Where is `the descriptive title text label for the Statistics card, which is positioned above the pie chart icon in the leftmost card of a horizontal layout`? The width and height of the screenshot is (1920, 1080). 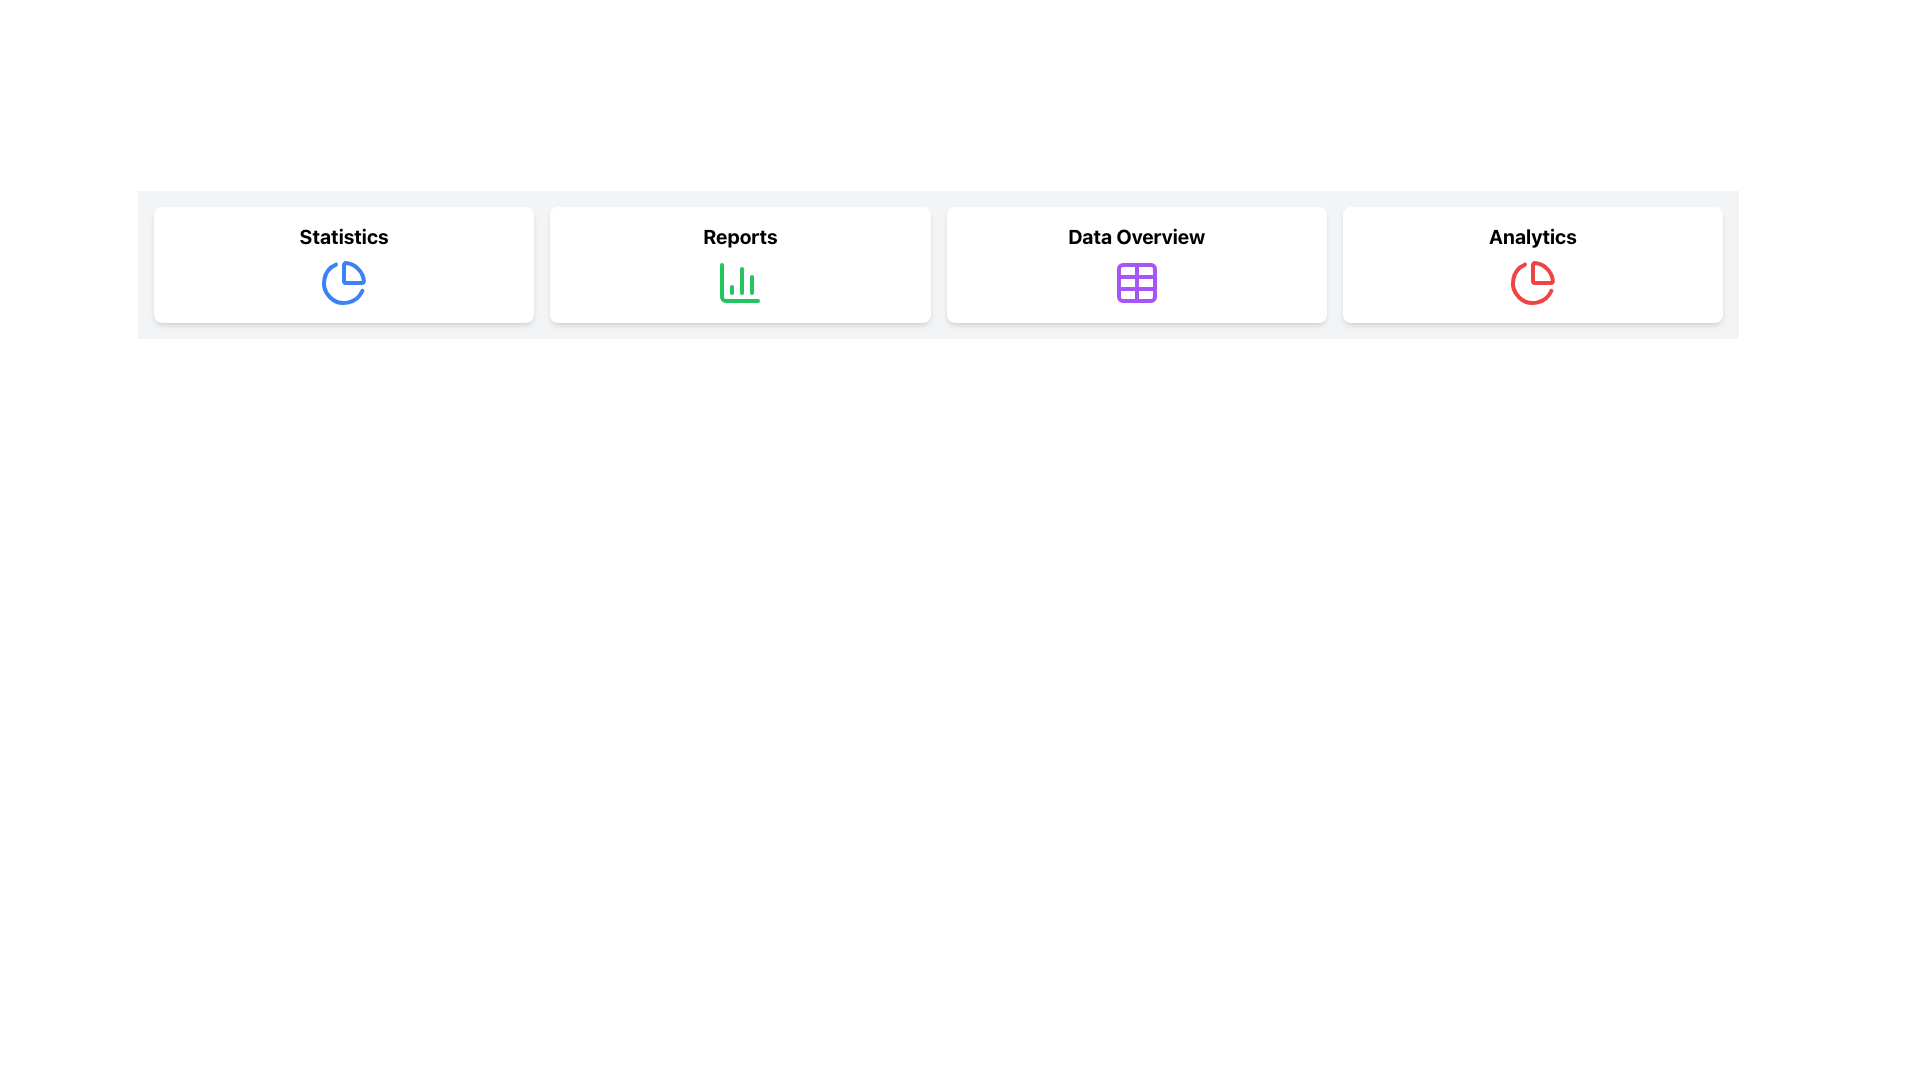 the descriptive title text label for the Statistics card, which is positioned above the pie chart icon in the leftmost card of a horizontal layout is located at coordinates (344, 235).